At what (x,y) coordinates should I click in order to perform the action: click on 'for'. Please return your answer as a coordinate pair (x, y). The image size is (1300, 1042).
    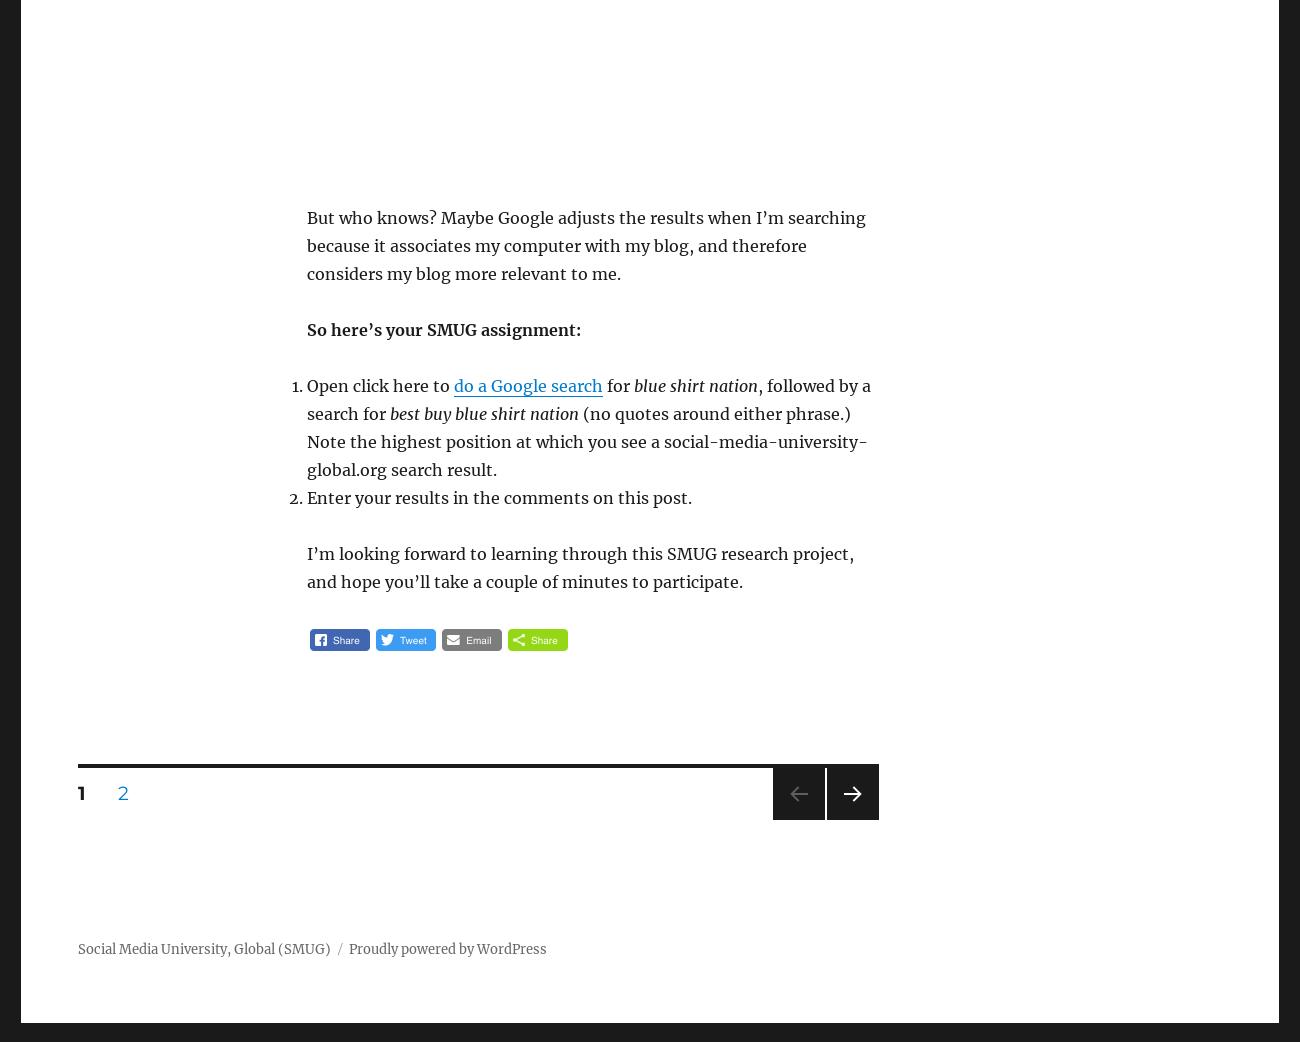
    Looking at the image, I should click on (602, 384).